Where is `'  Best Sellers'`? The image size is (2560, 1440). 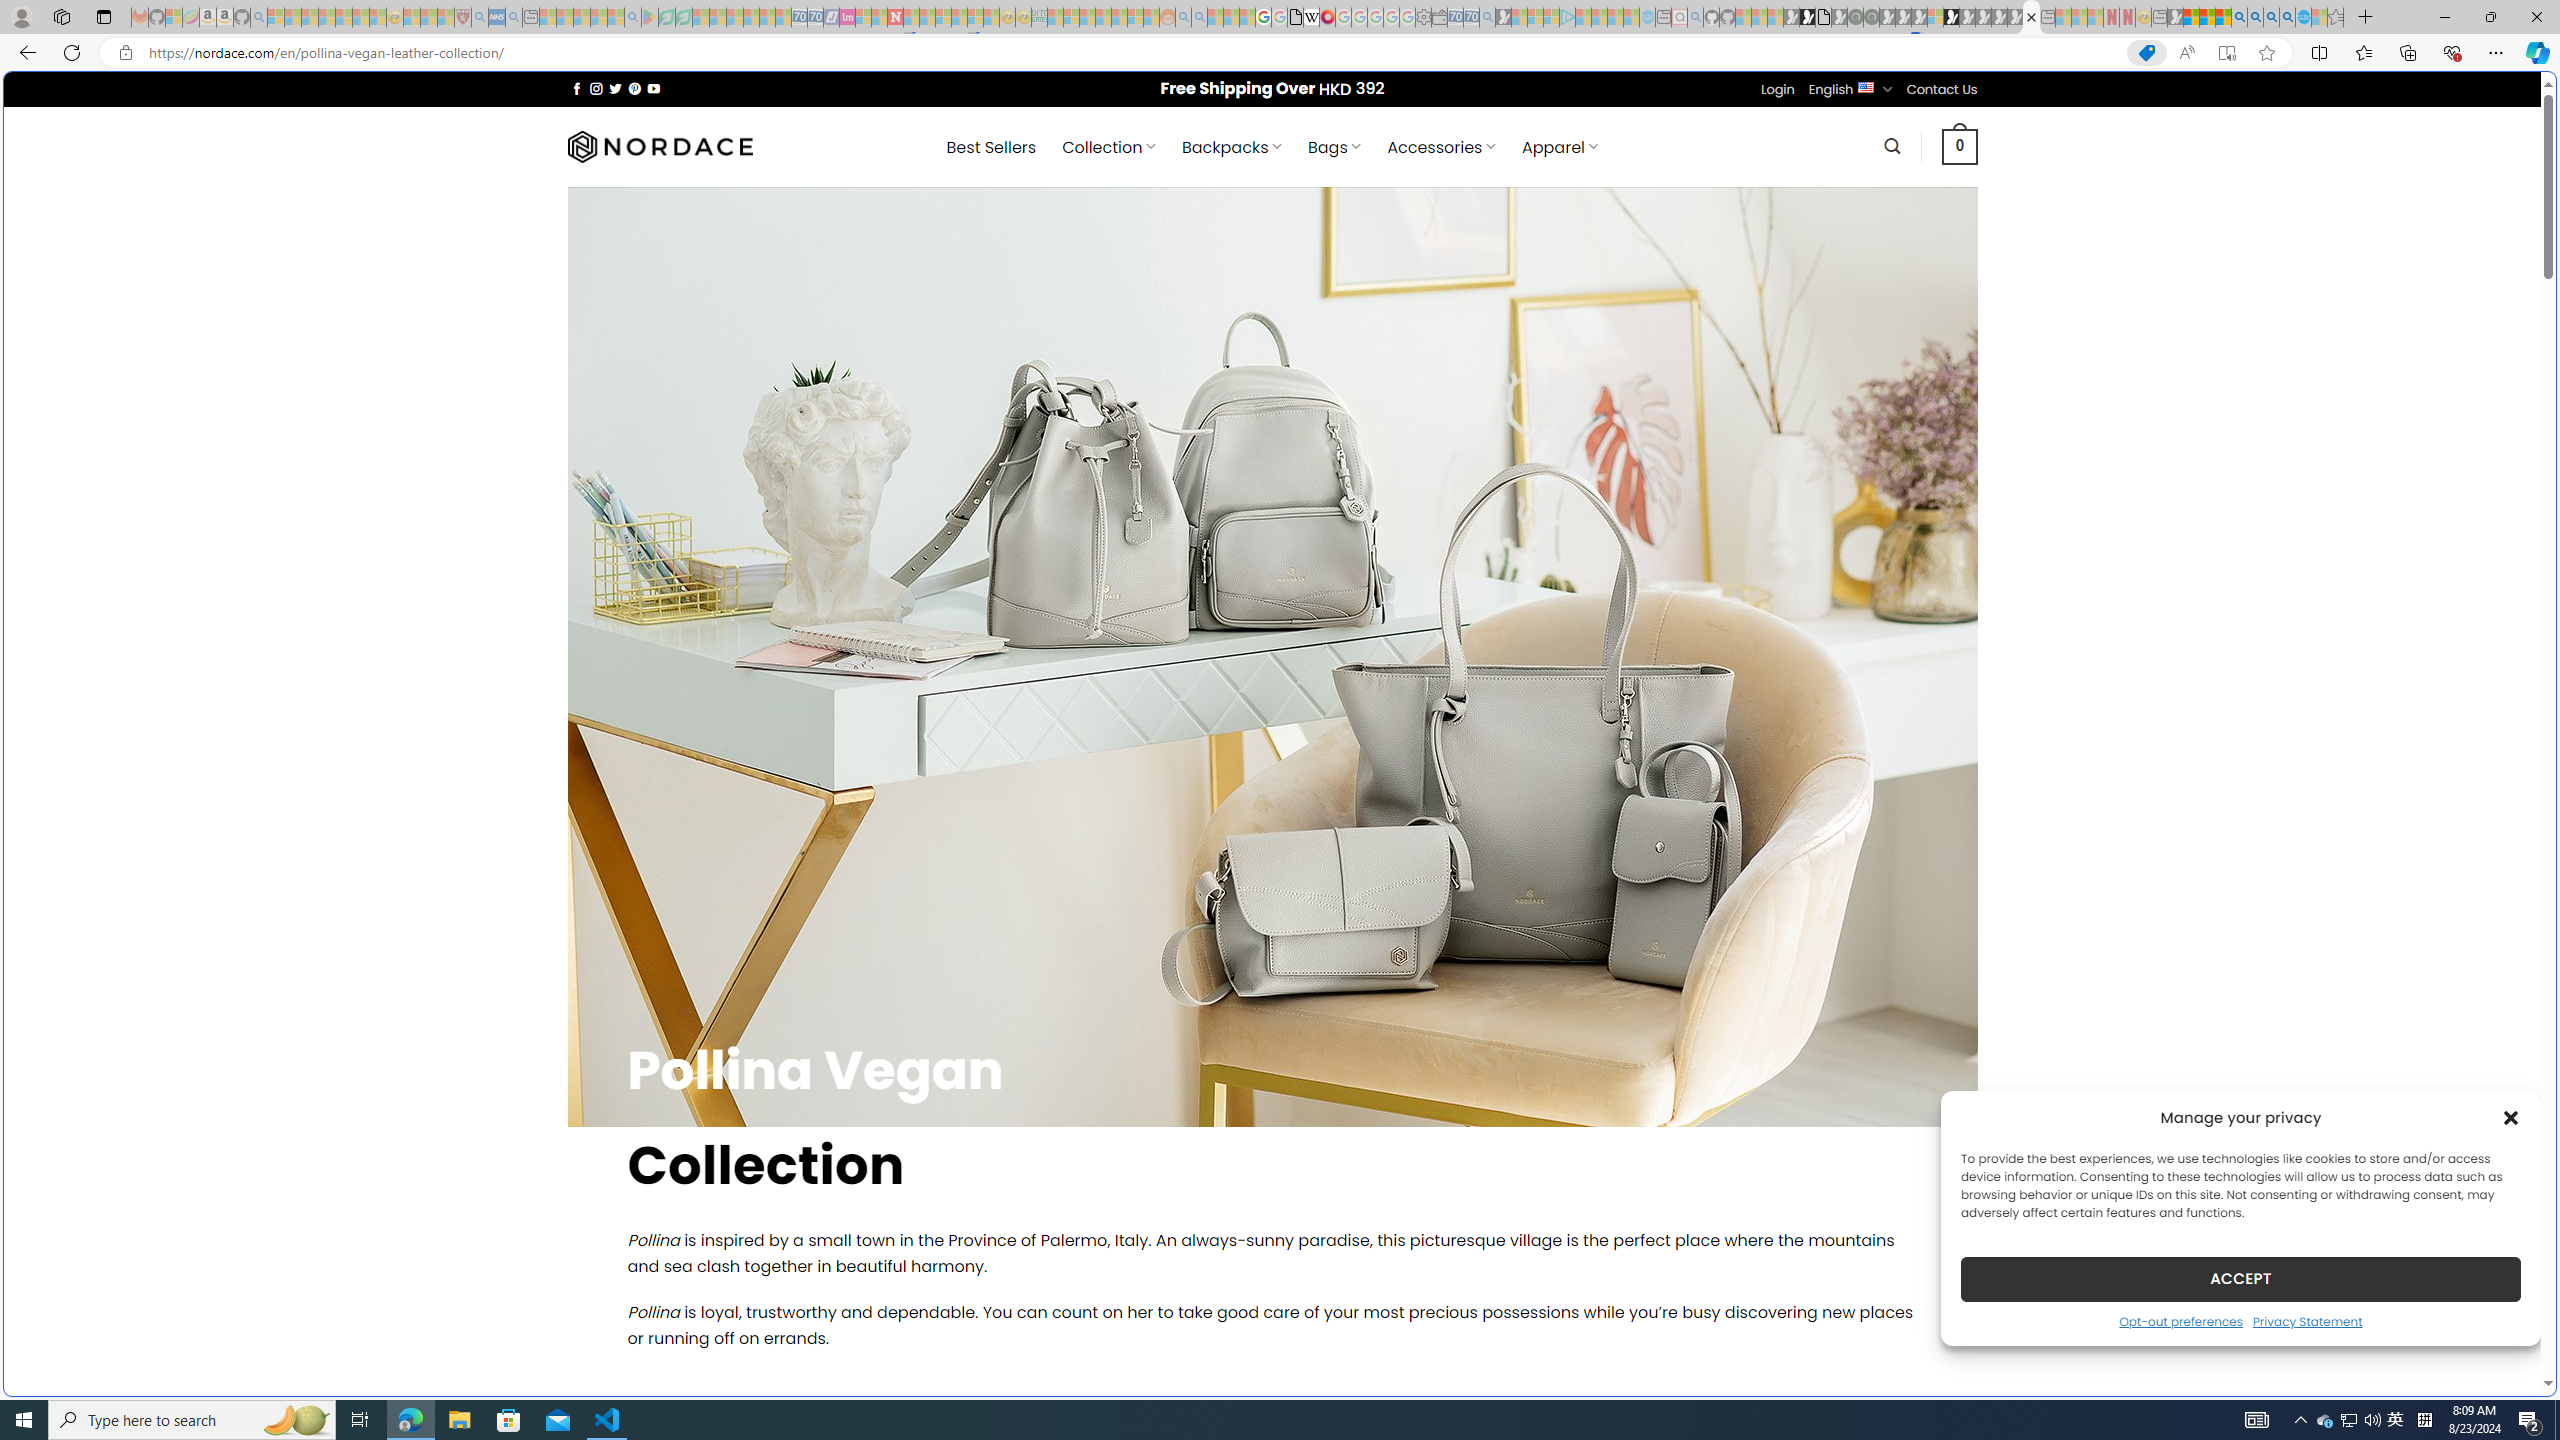 '  Best Sellers' is located at coordinates (991, 146).